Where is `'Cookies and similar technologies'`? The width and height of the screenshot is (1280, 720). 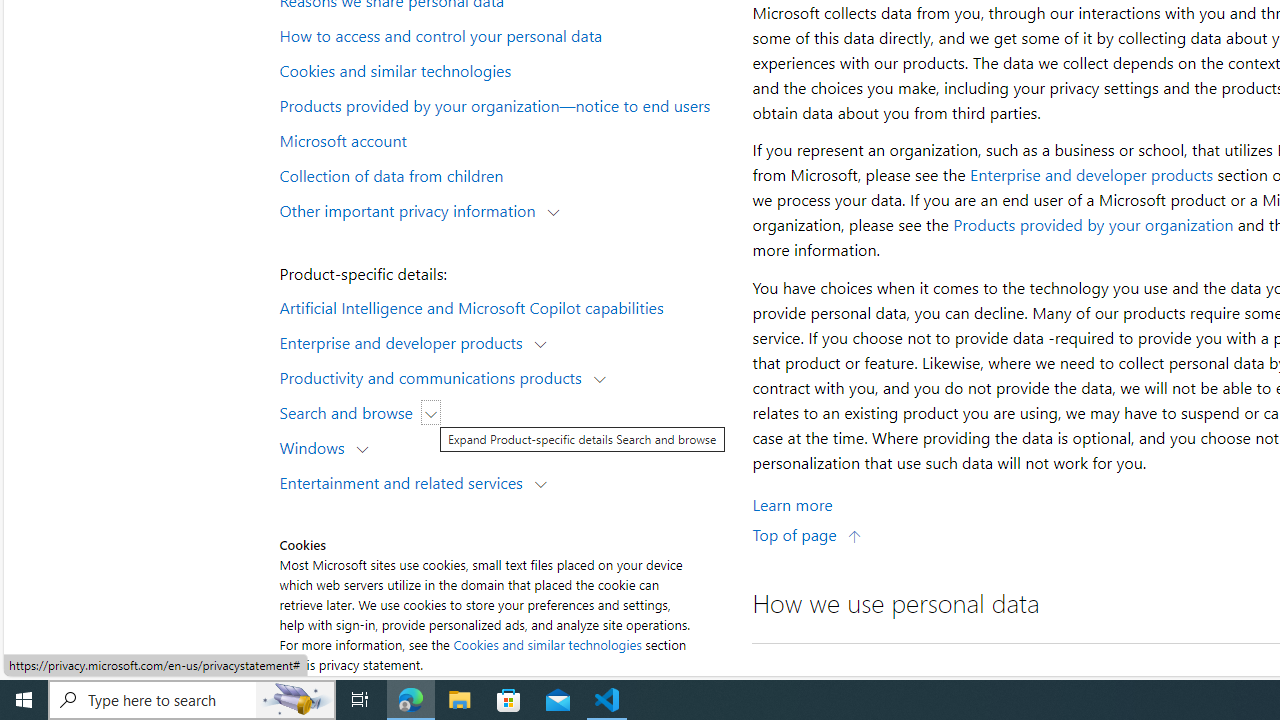 'Cookies and similar technologies' is located at coordinates (547, 644).